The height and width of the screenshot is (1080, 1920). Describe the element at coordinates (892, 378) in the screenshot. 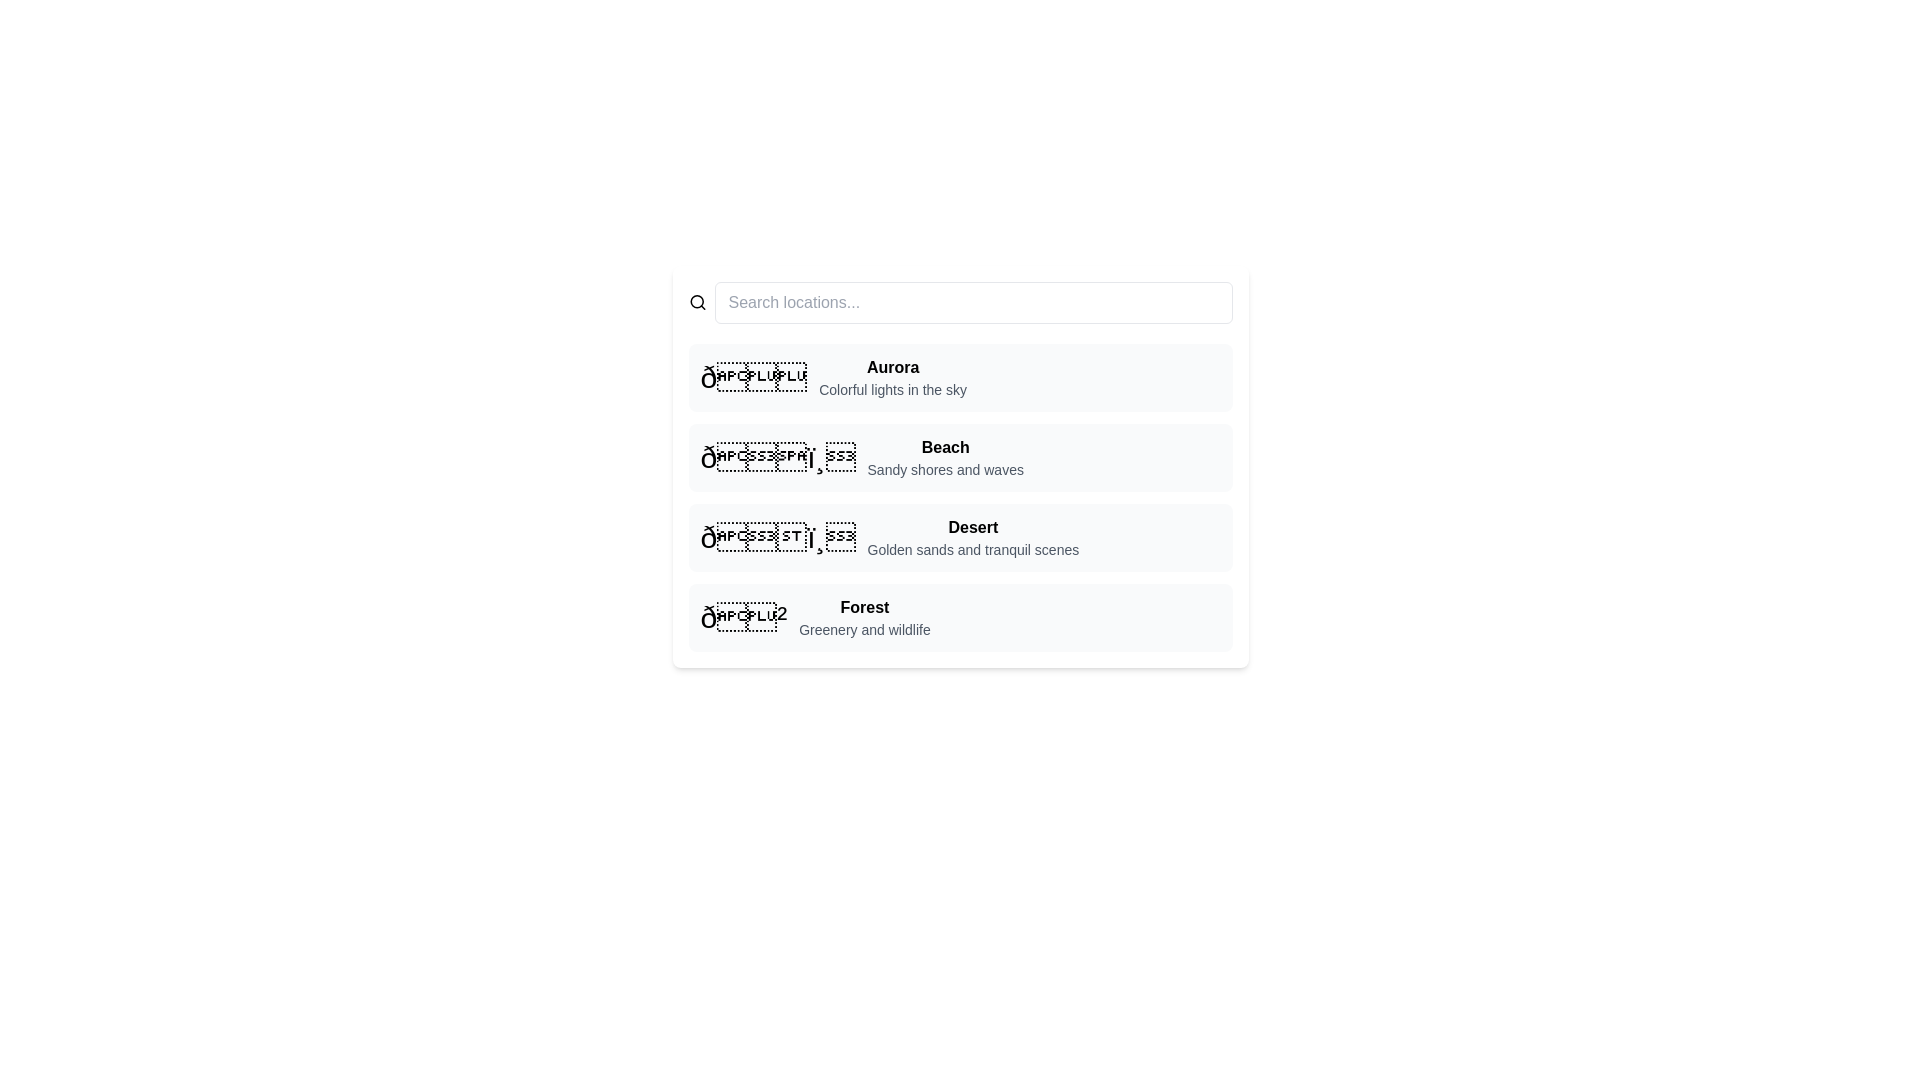

I see `the text block containing 'Aurora' and 'Colorful lights in the sky' within the first selectable card` at that location.